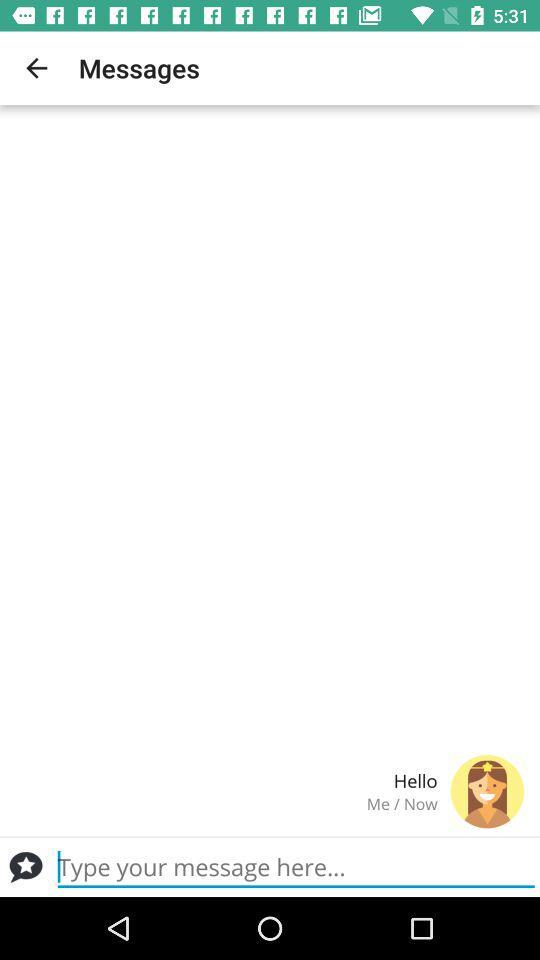 This screenshot has height=960, width=540. Describe the element at coordinates (225, 803) in the screenshot. I see `the icon below the hello` at that location.